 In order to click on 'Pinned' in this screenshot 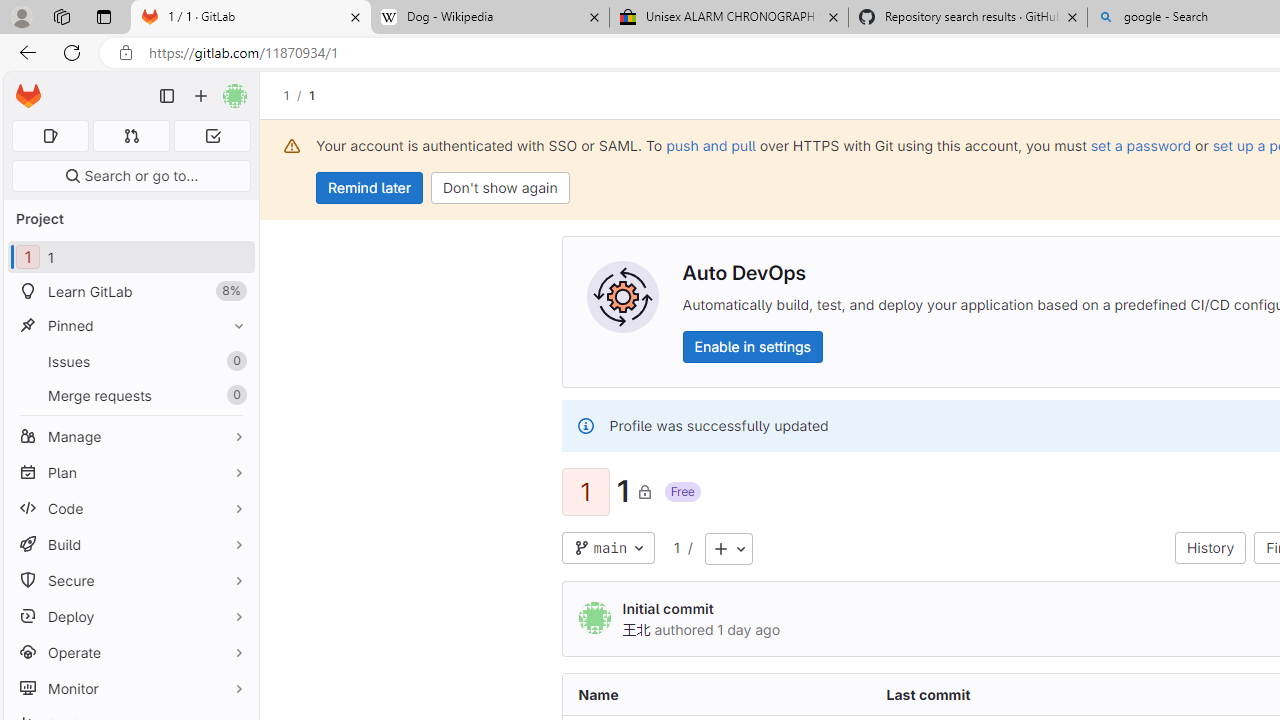, I will do `click(130, 324)`.